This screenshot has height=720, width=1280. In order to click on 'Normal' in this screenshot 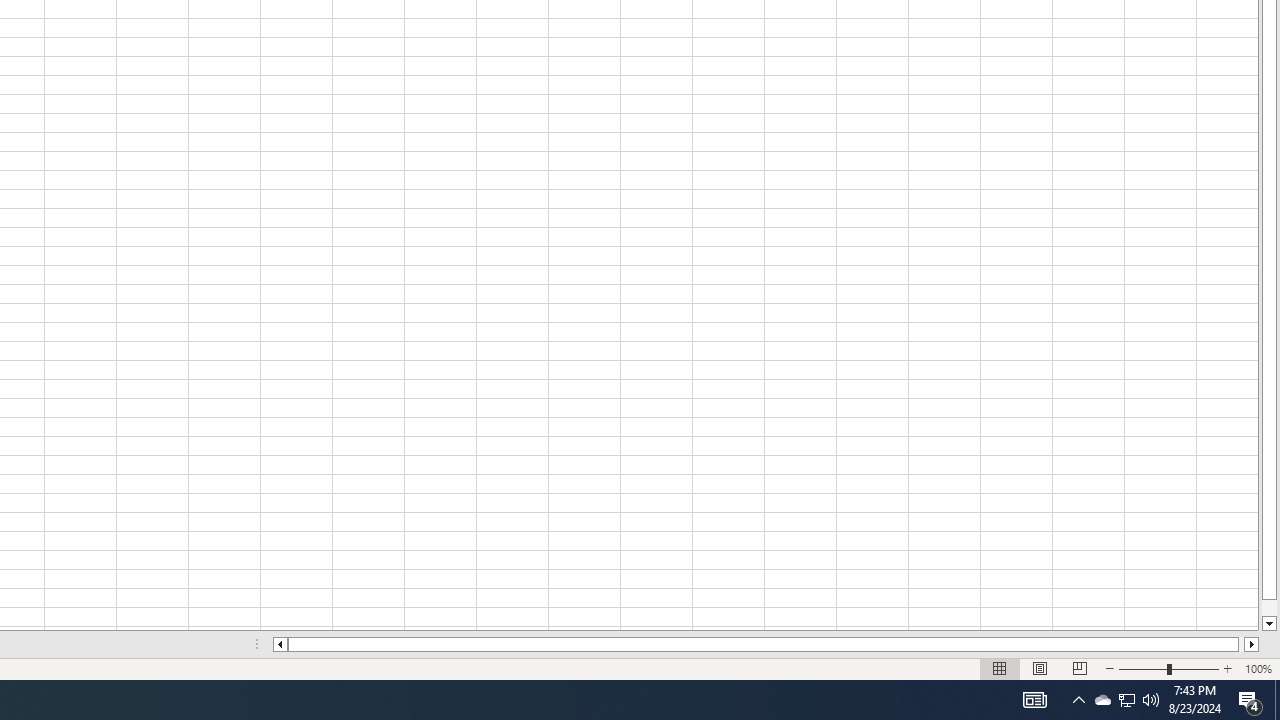, I will do `click(1000, 669)`.